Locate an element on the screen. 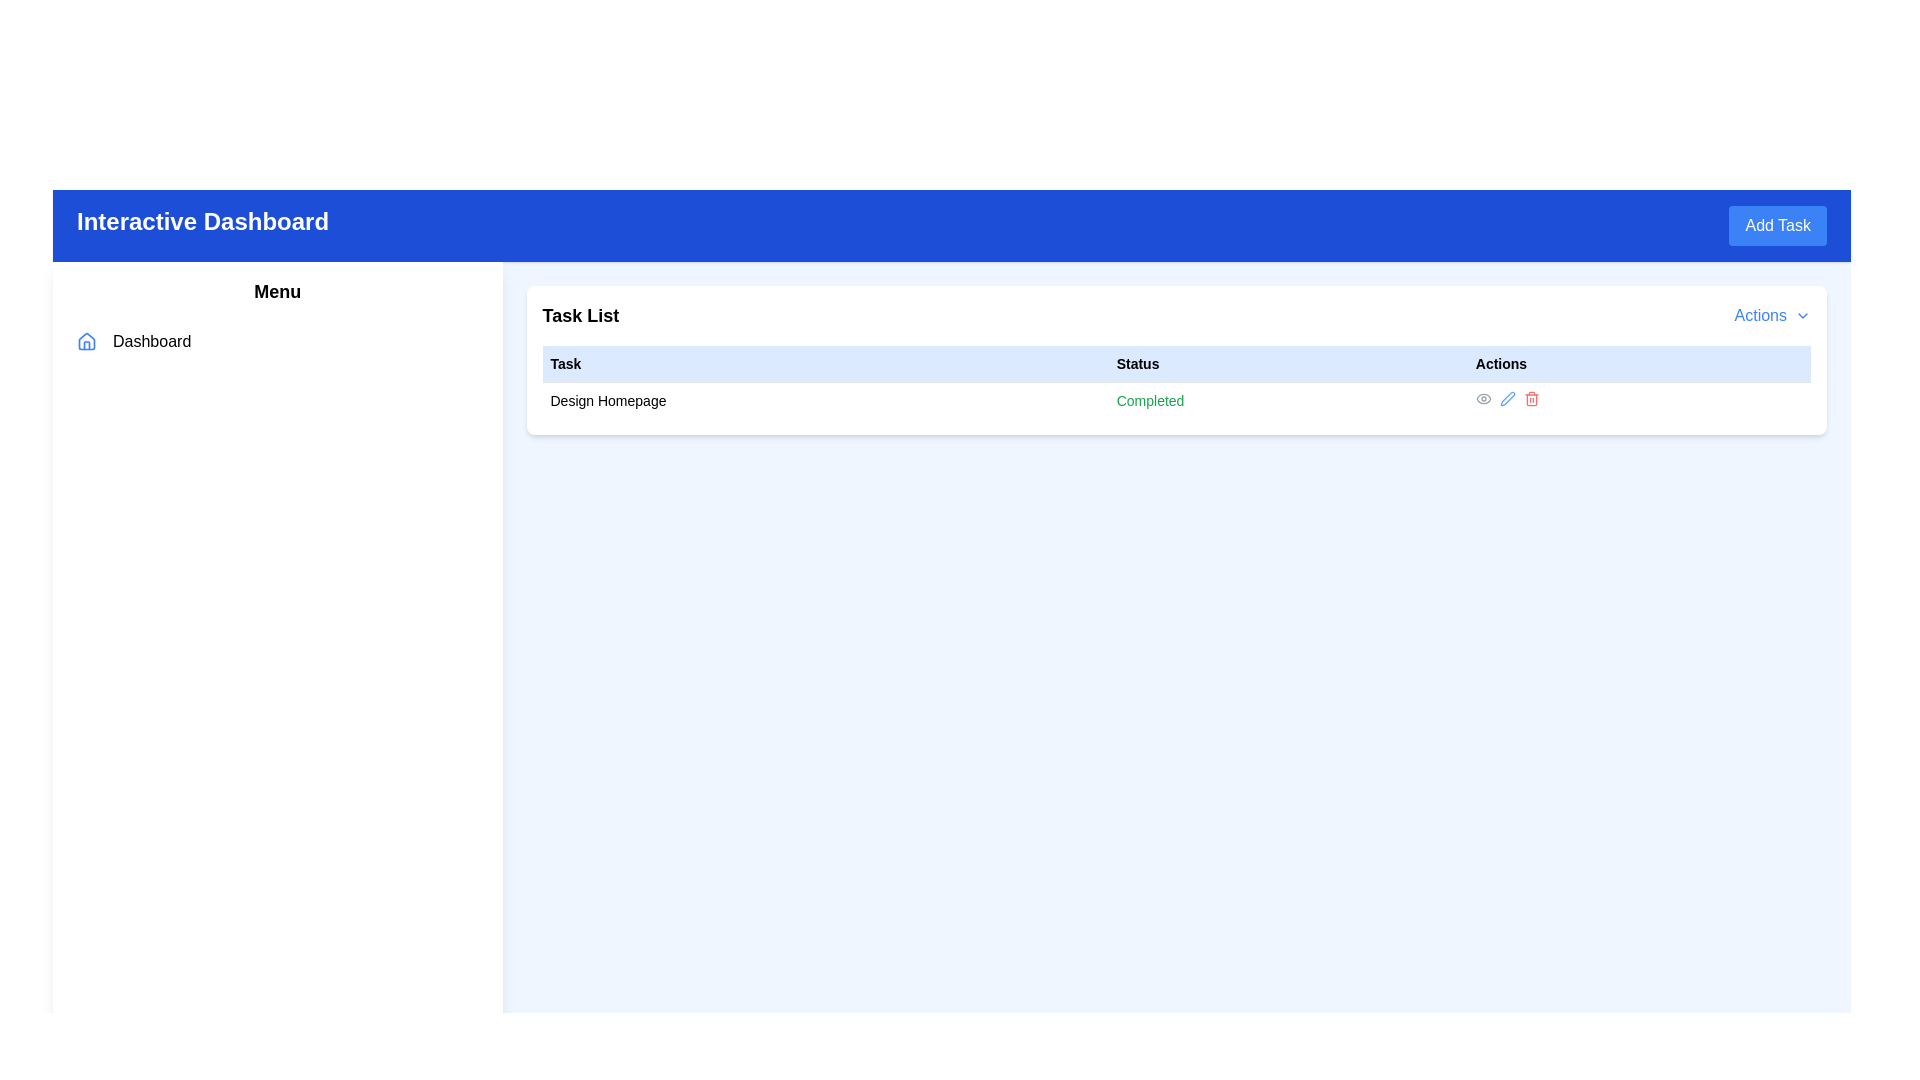 This screenshot has width=1920, height=1080. the 'Add Task' button, which is a bold blue rectangular button with rounded corners located in the top-right corner of the blue header bar is located at coordinates (1778, 225).